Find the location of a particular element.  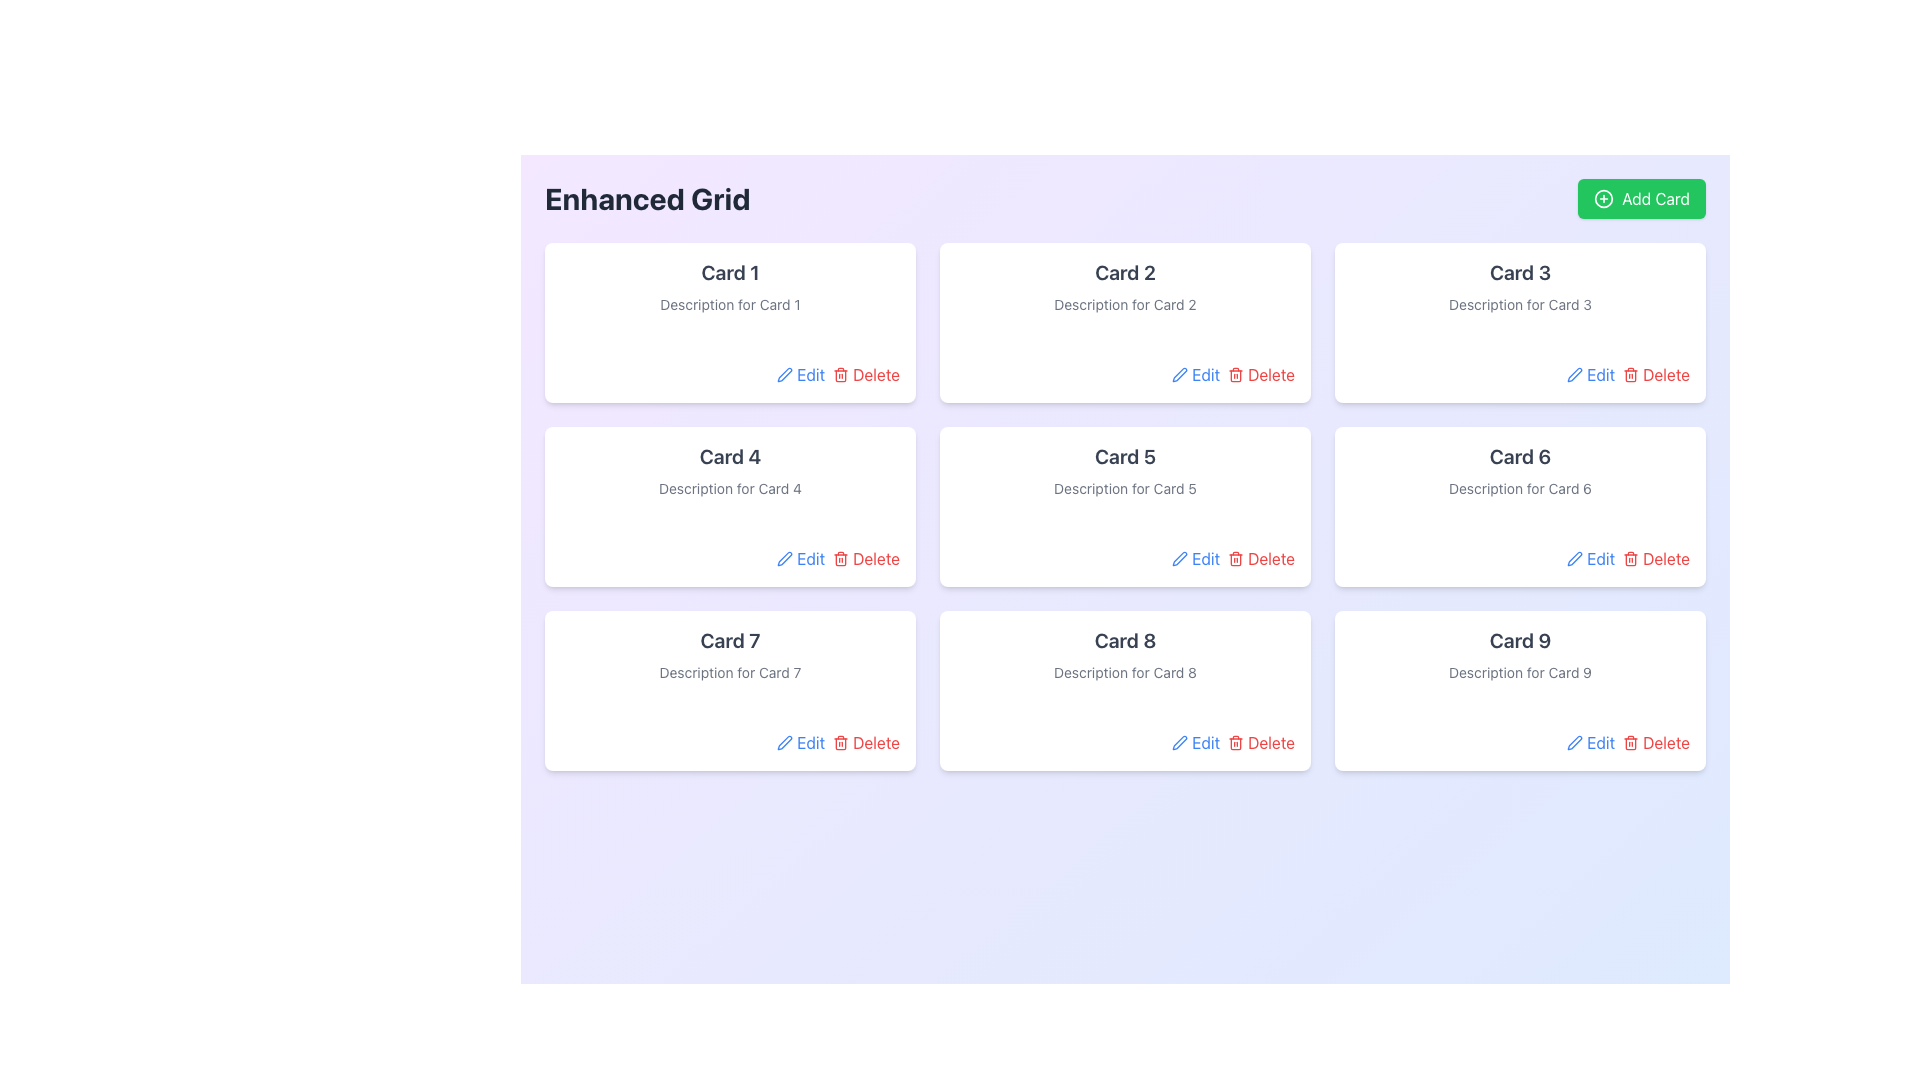

the textual display area showing 'Card 9' and 'Description for Card 9' located in the bottom-right card of the grid layout is located at coordinates (1520, 655).